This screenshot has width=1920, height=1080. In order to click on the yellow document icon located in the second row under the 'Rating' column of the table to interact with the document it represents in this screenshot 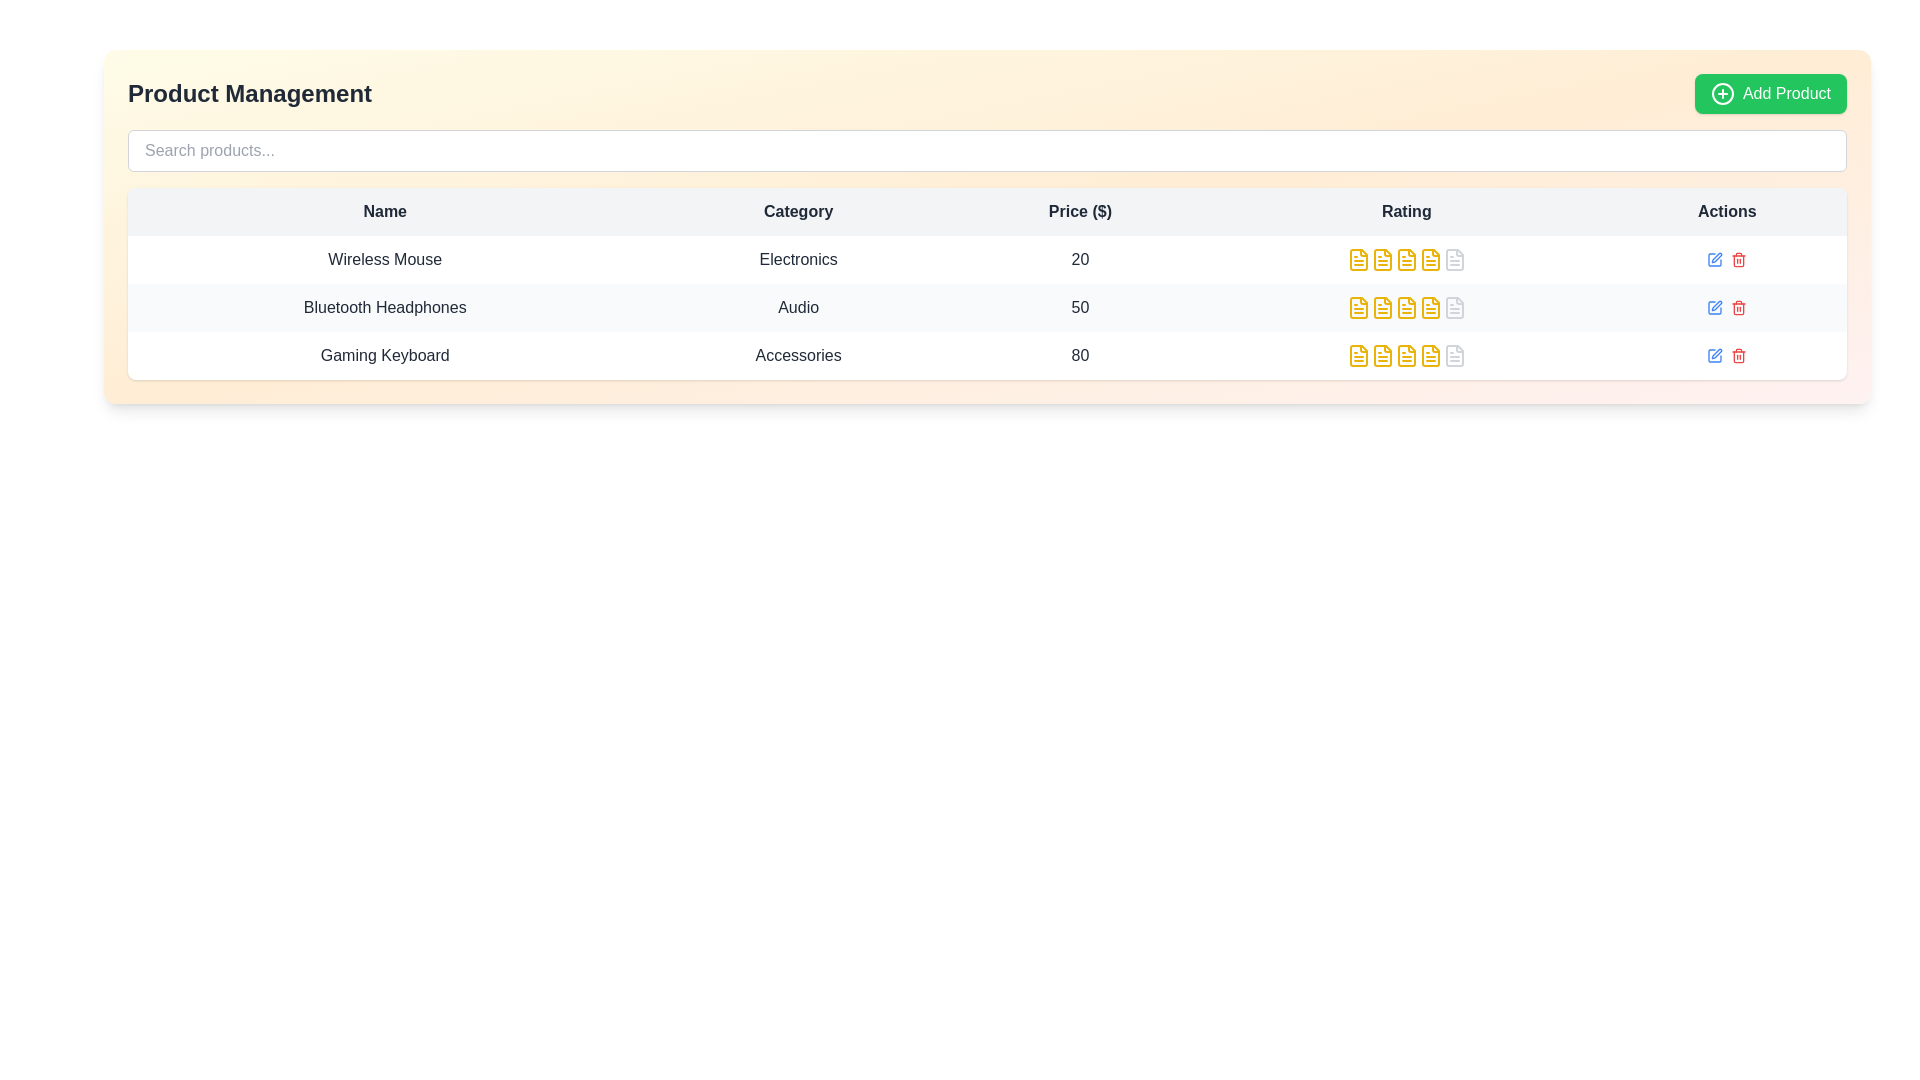, I will do `click(1405, 258)`.